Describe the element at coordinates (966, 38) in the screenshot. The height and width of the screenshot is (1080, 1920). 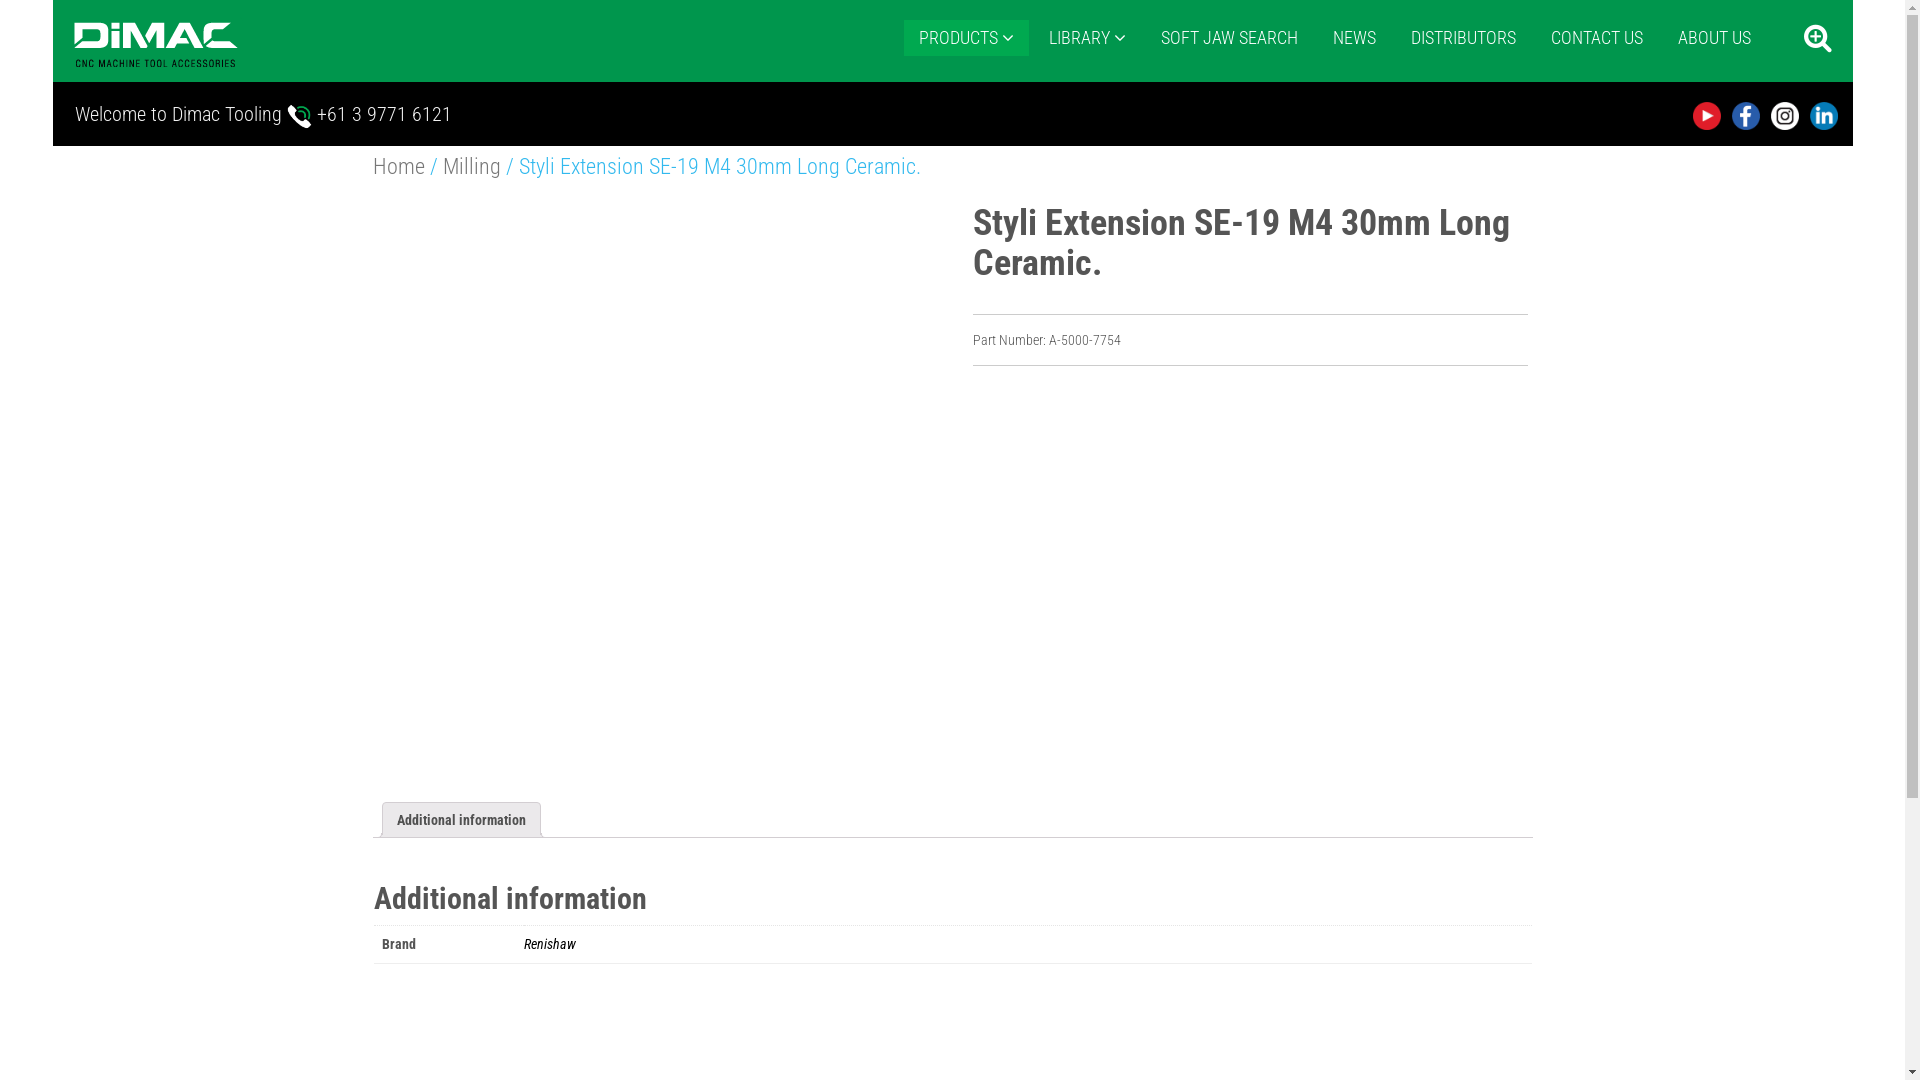
I see `'PRODUCTS'` at that location.